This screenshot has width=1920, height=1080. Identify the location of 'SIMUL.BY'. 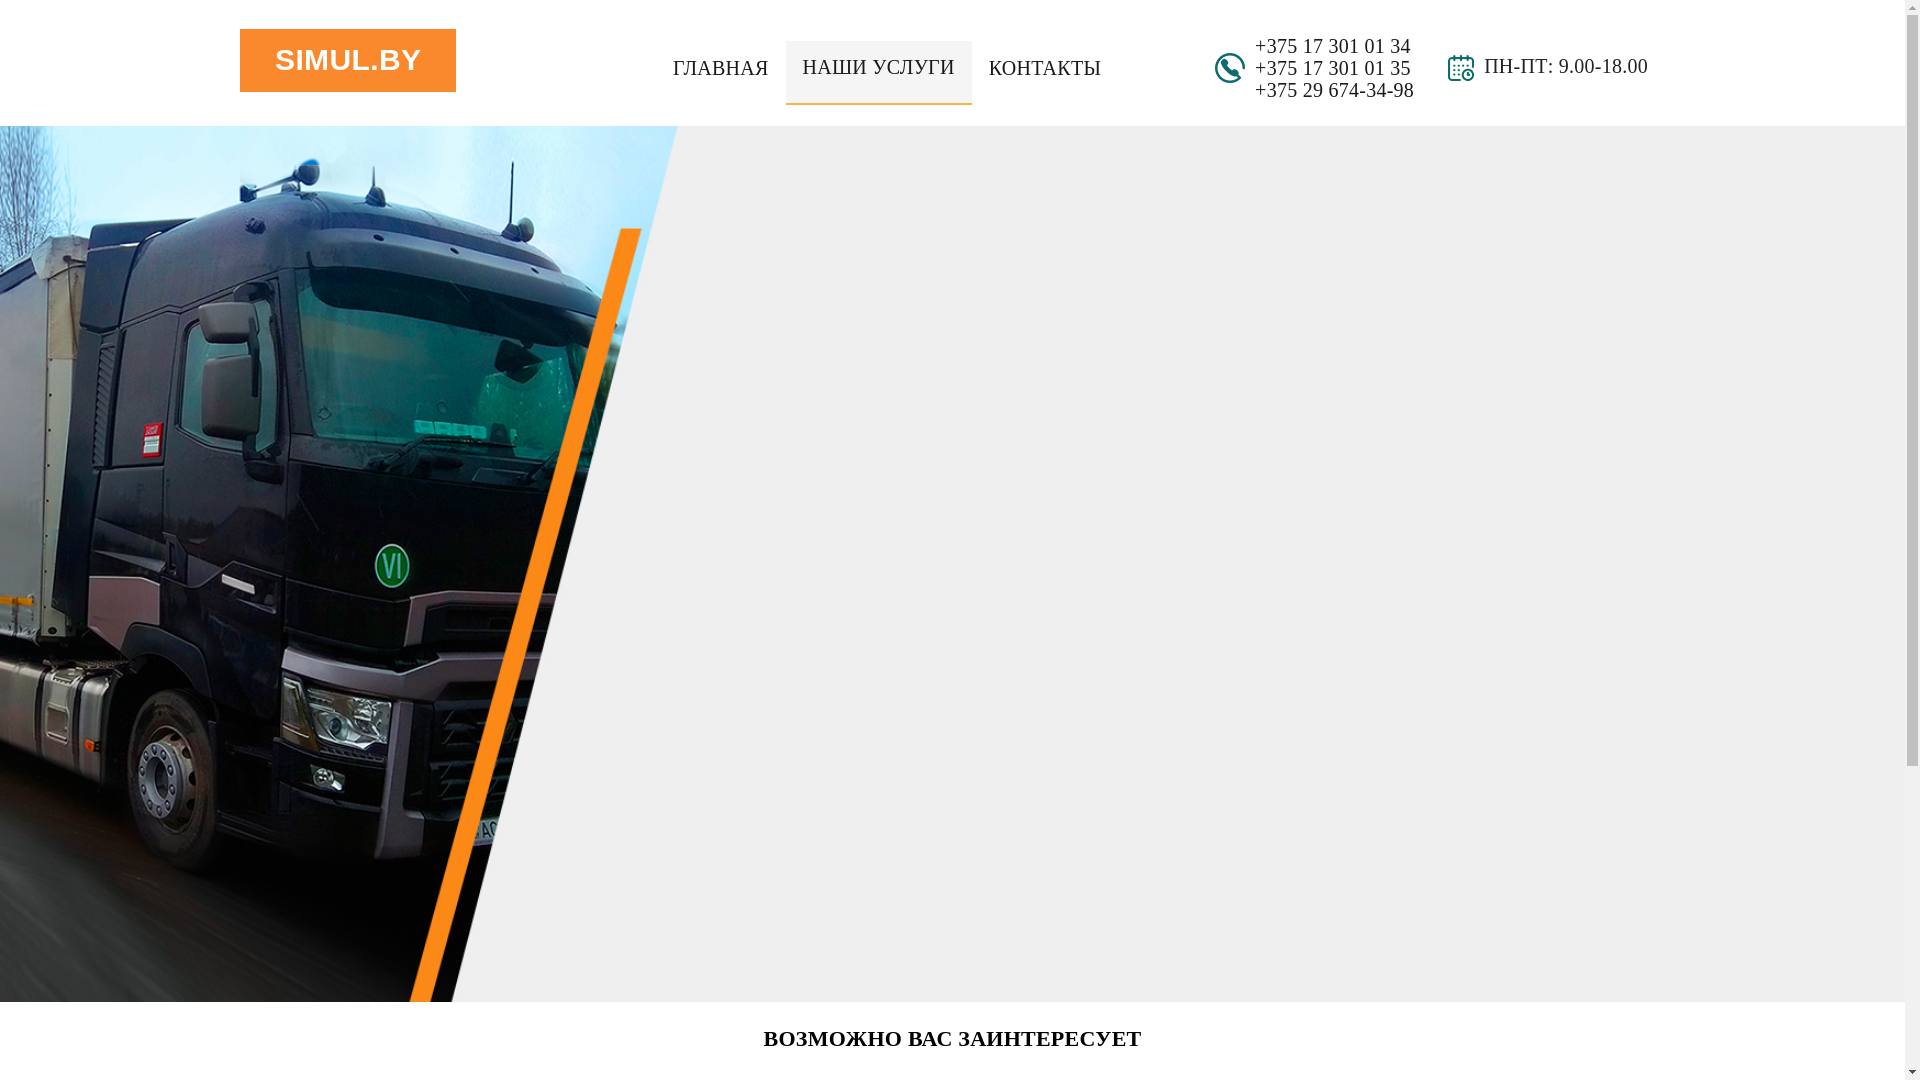
(347, 59).